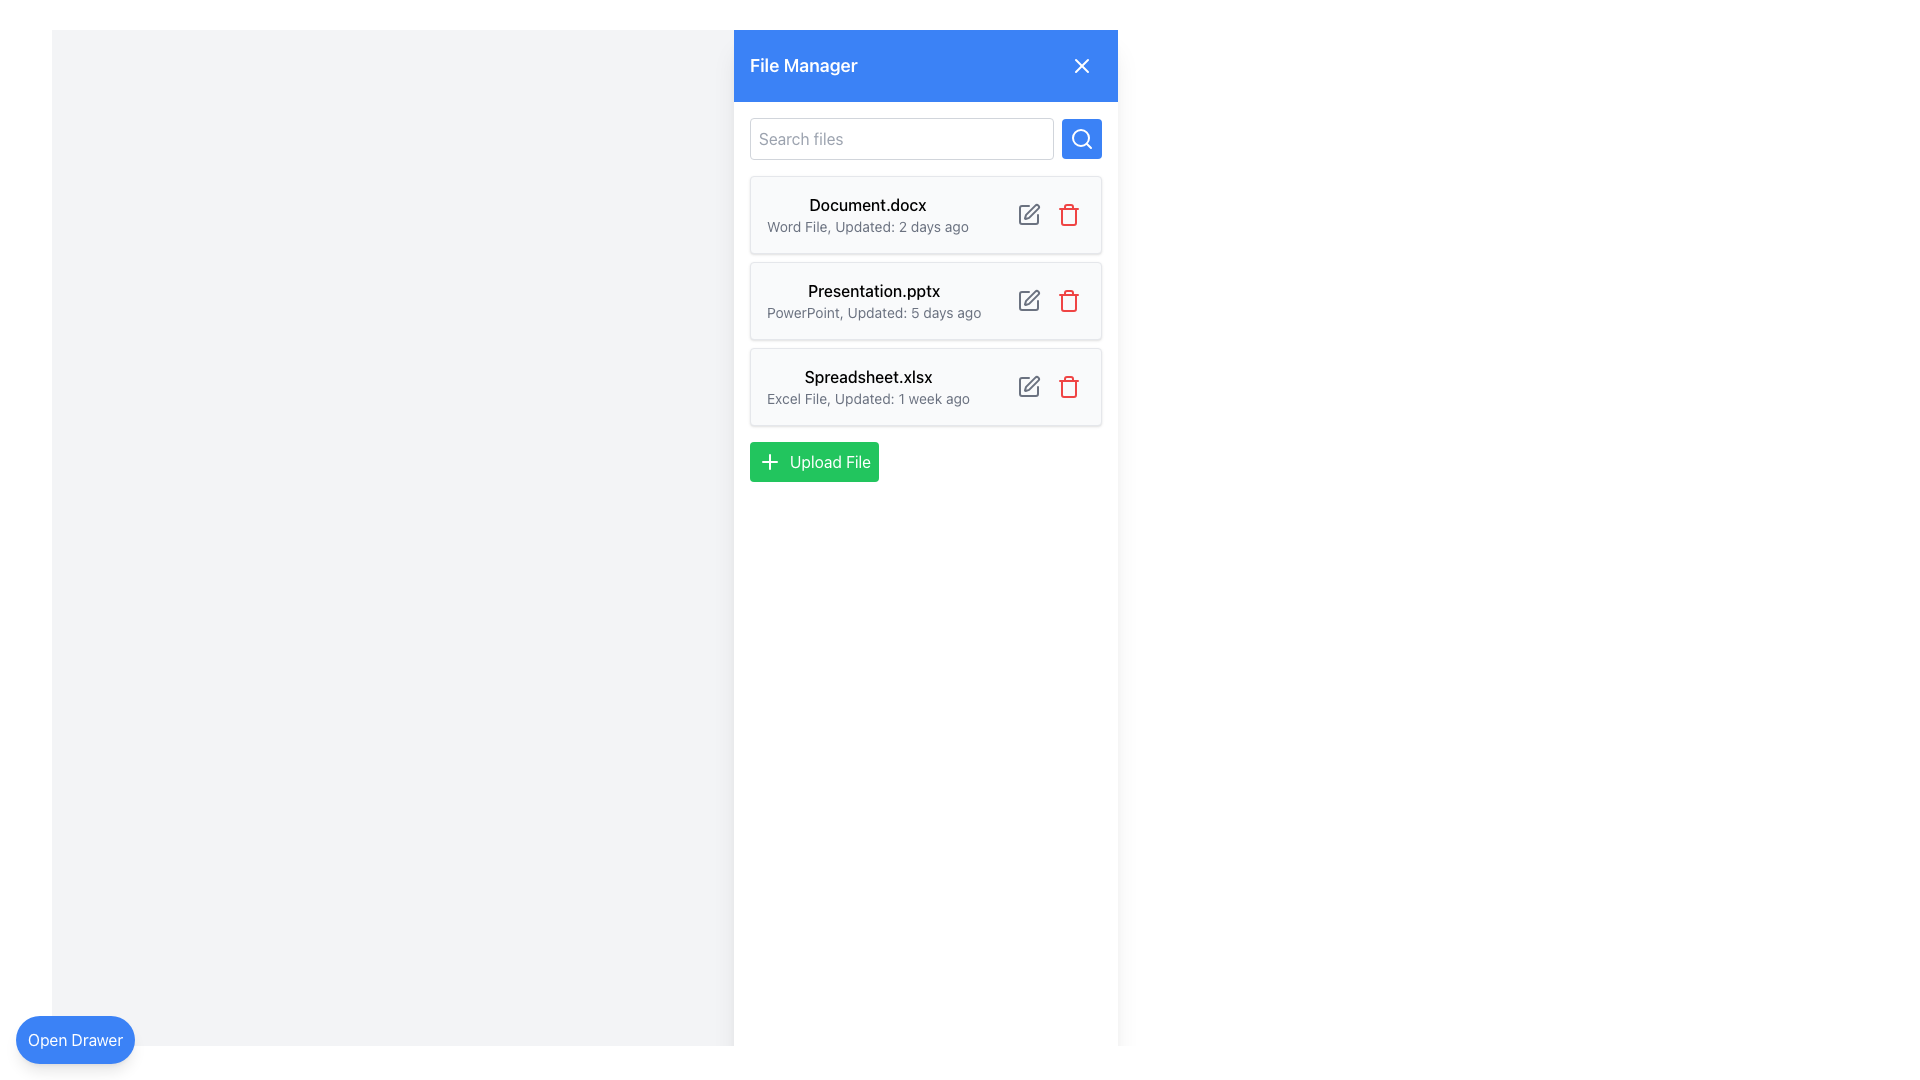  I want to click on the search trigger icon located inside a blue circular button in the upper blue bar of the sidebar interface, positioned directly to the right of the search input field to initiate the search action, so click(1080, 137).